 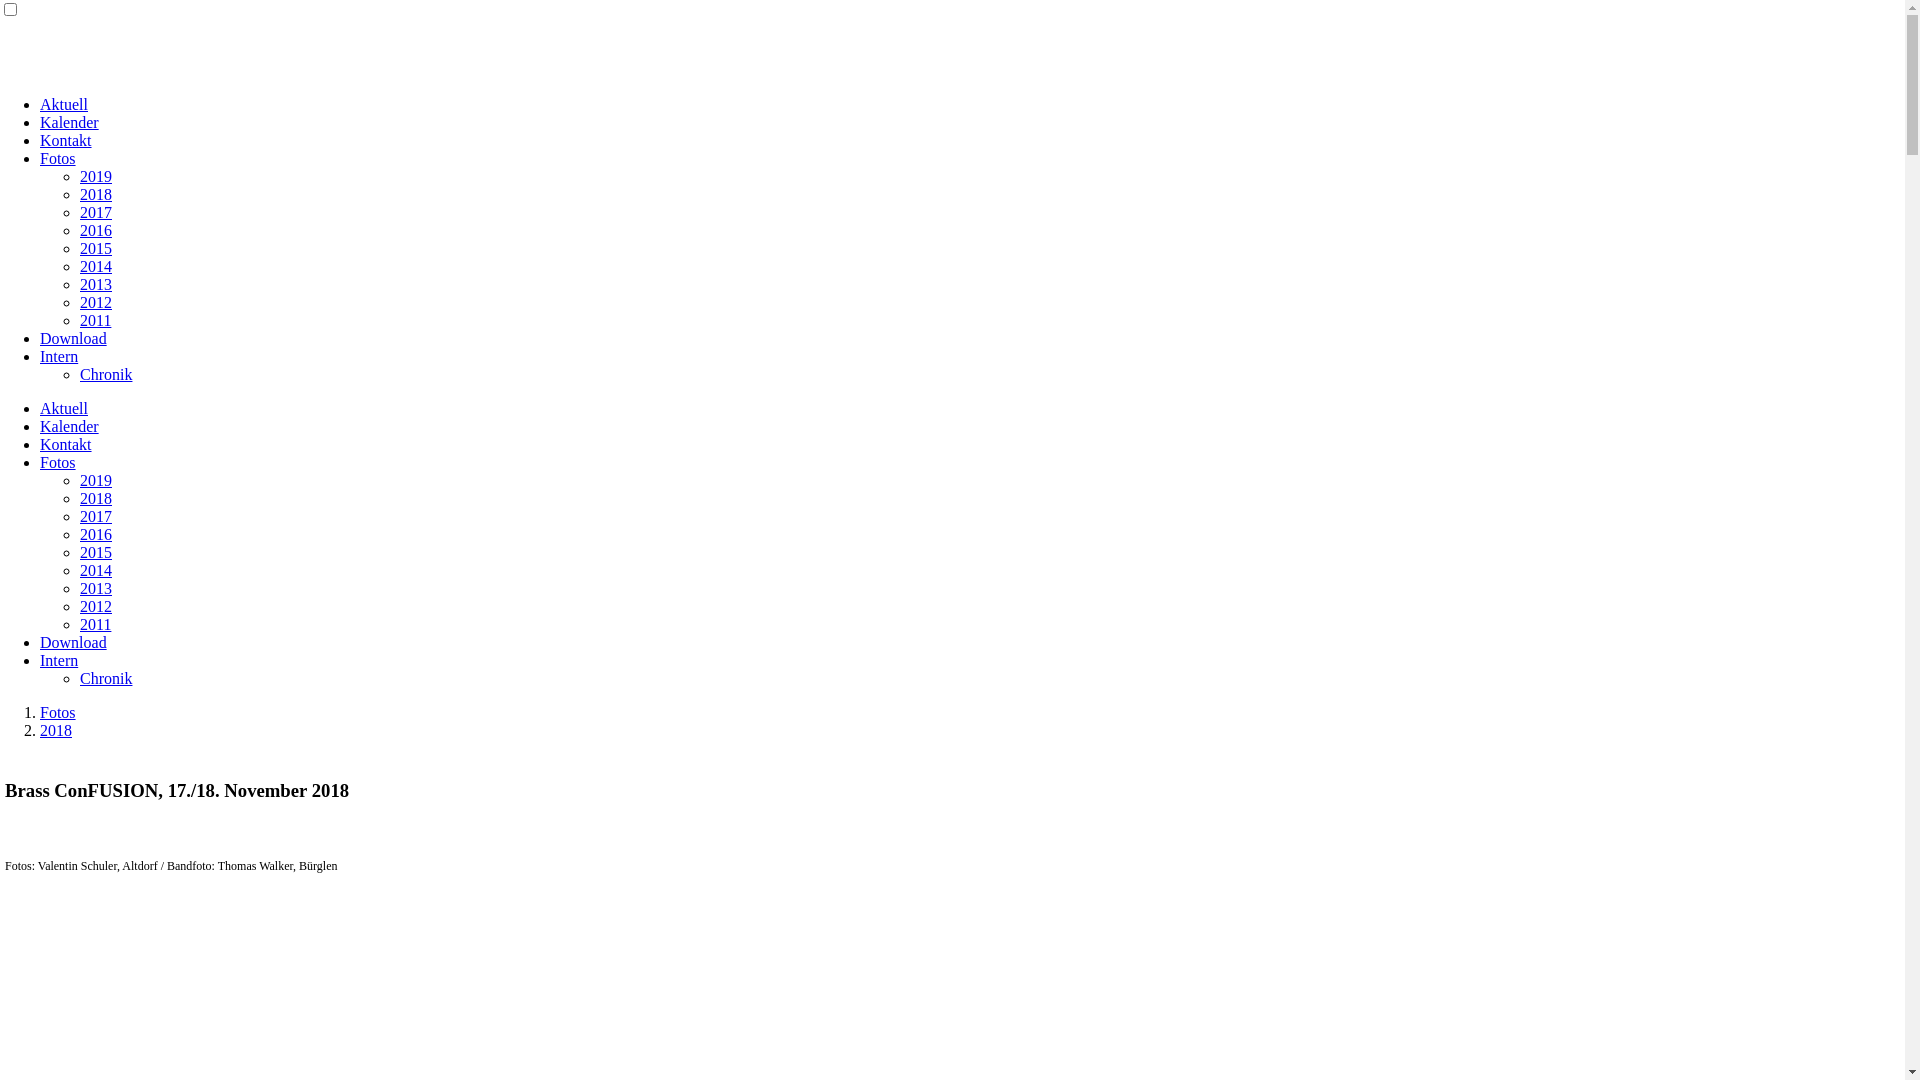 I want to click on 'Kalender', so click(x=69, y=425).